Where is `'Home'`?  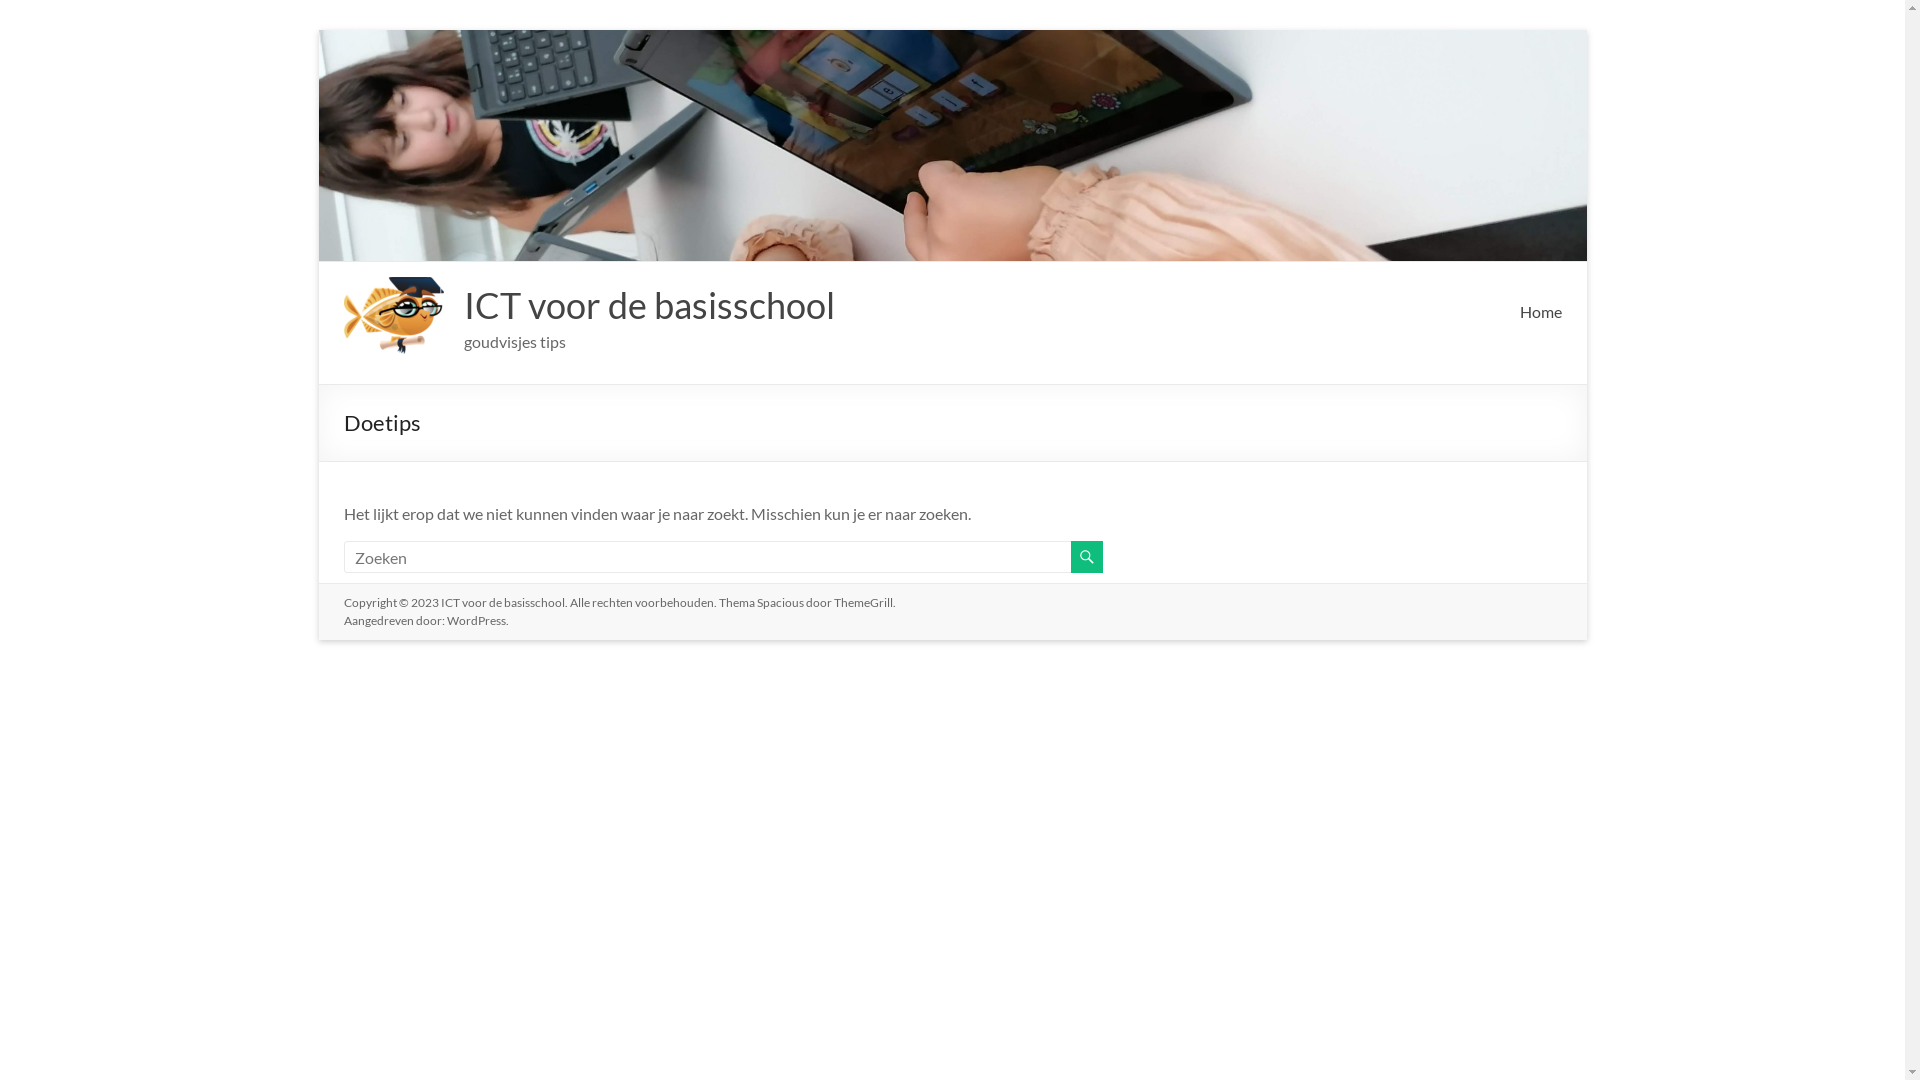 'Home' is located at coordinates (1520, 312).